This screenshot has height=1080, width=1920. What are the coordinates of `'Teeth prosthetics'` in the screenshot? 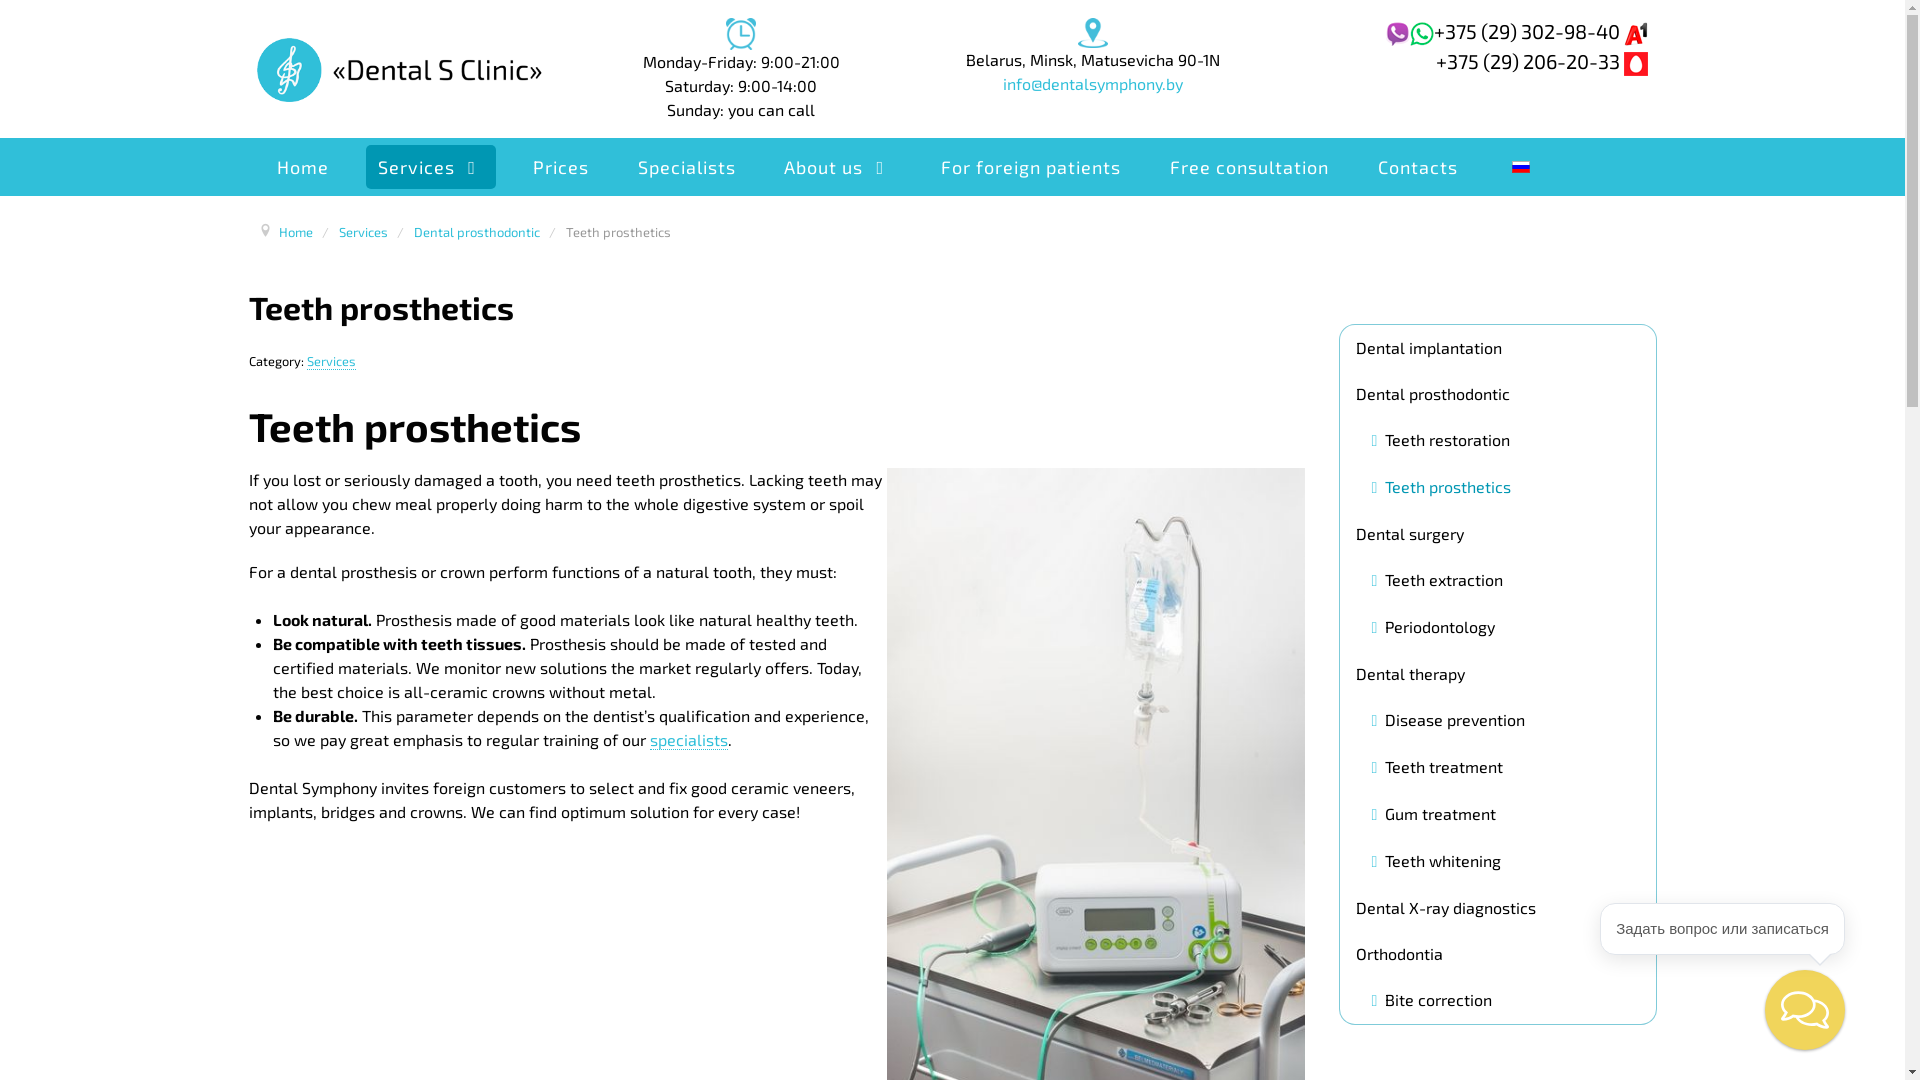 It's located at (1441, 487).